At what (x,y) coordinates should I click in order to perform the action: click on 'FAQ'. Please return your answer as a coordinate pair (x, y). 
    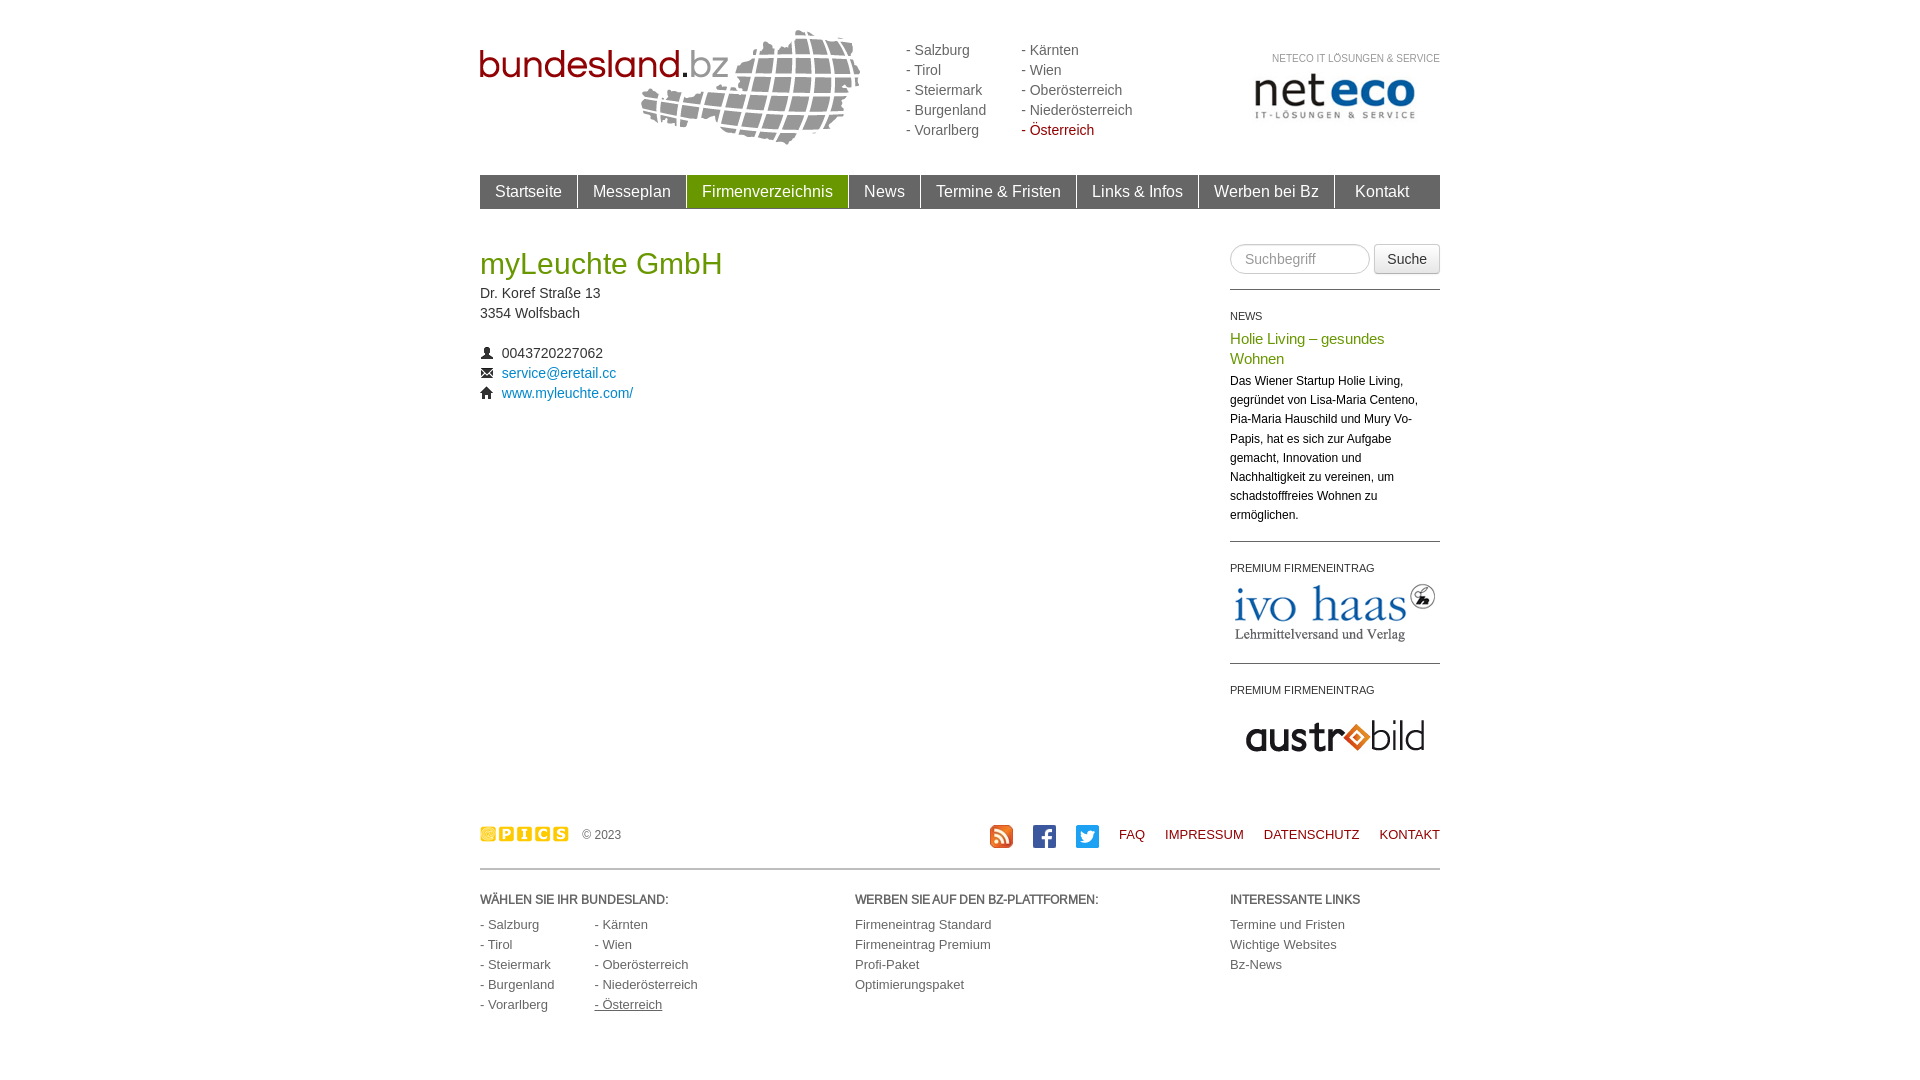
    Looking at the image, I should click on (1132, 833).